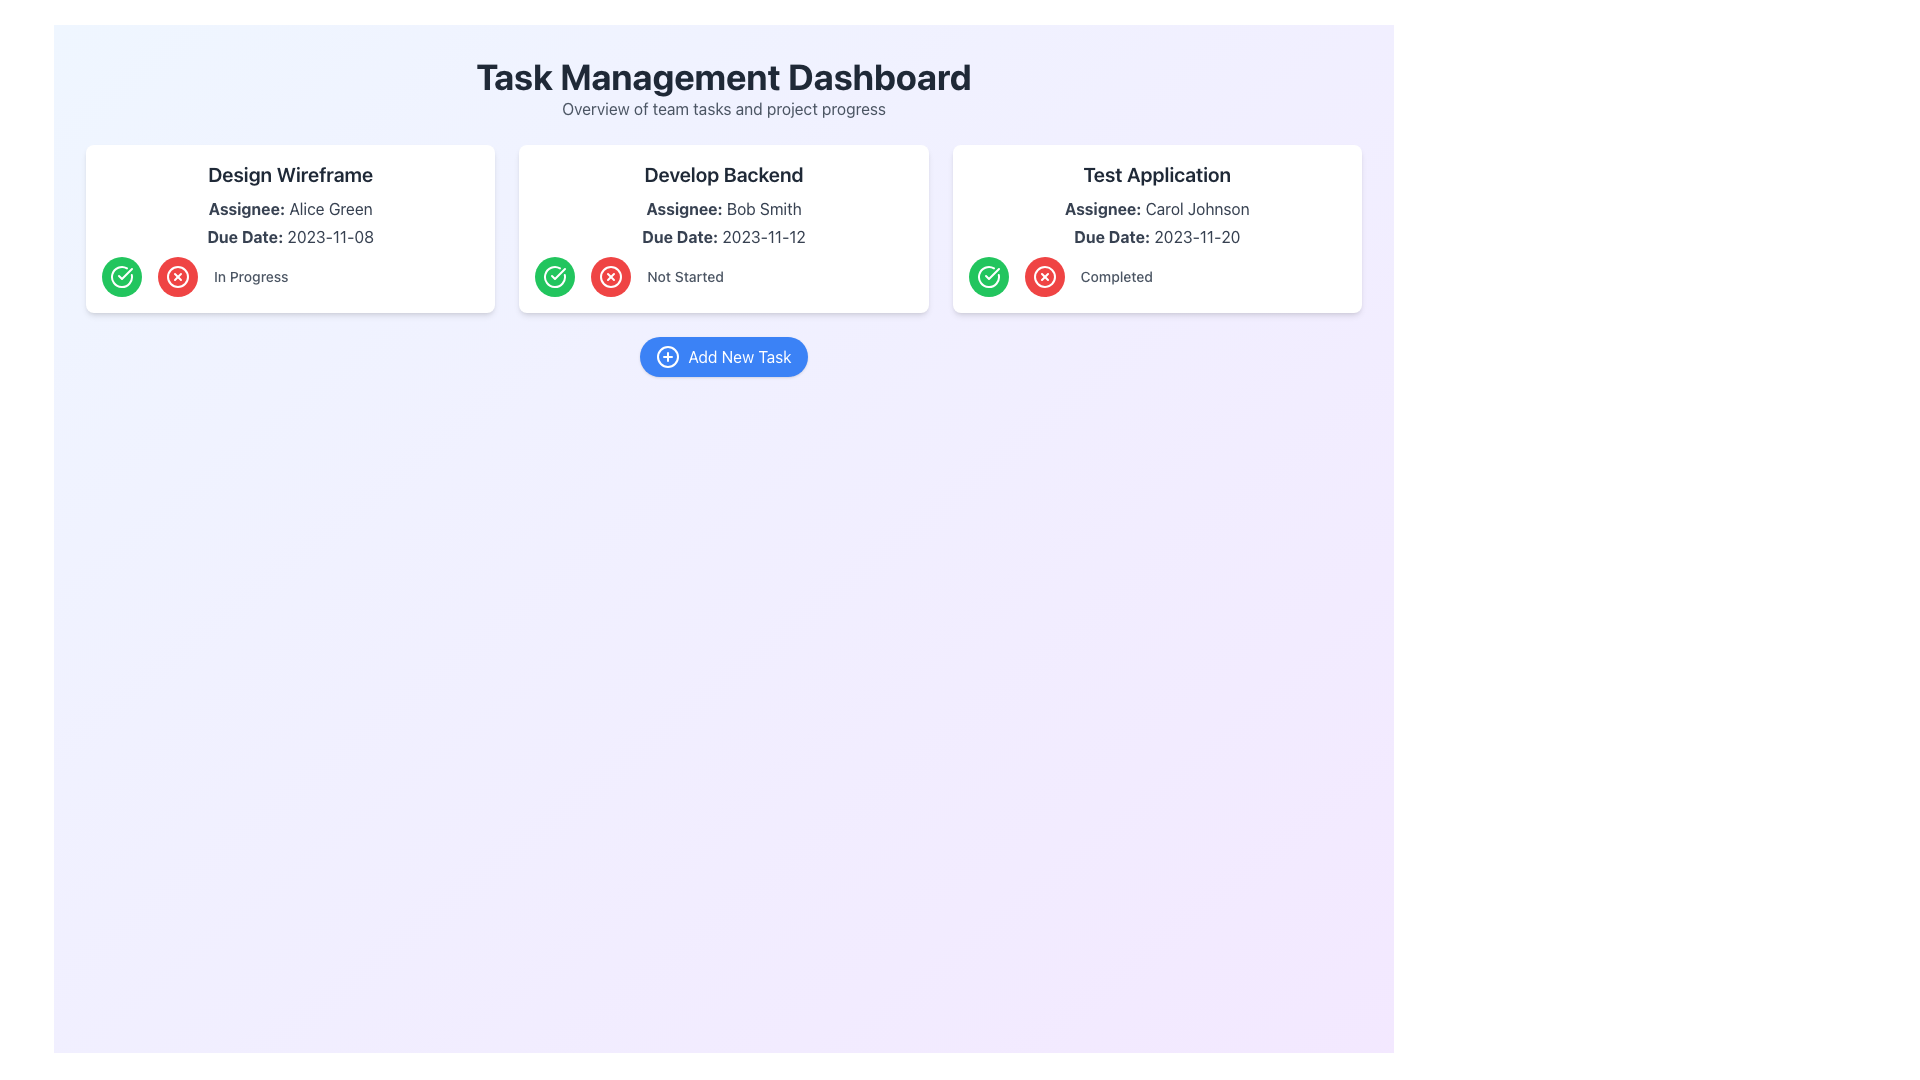 Image resolution: width=1920 pixels, height=1080 pixels. What do you see at coordinates (558, 273) in the screenshot?
I see `the Checkmark Icon located in the 'Develop Backend' task card, which serves as a visual indicator for marking tasks as complete or successful` at bounding box center [558, 273].